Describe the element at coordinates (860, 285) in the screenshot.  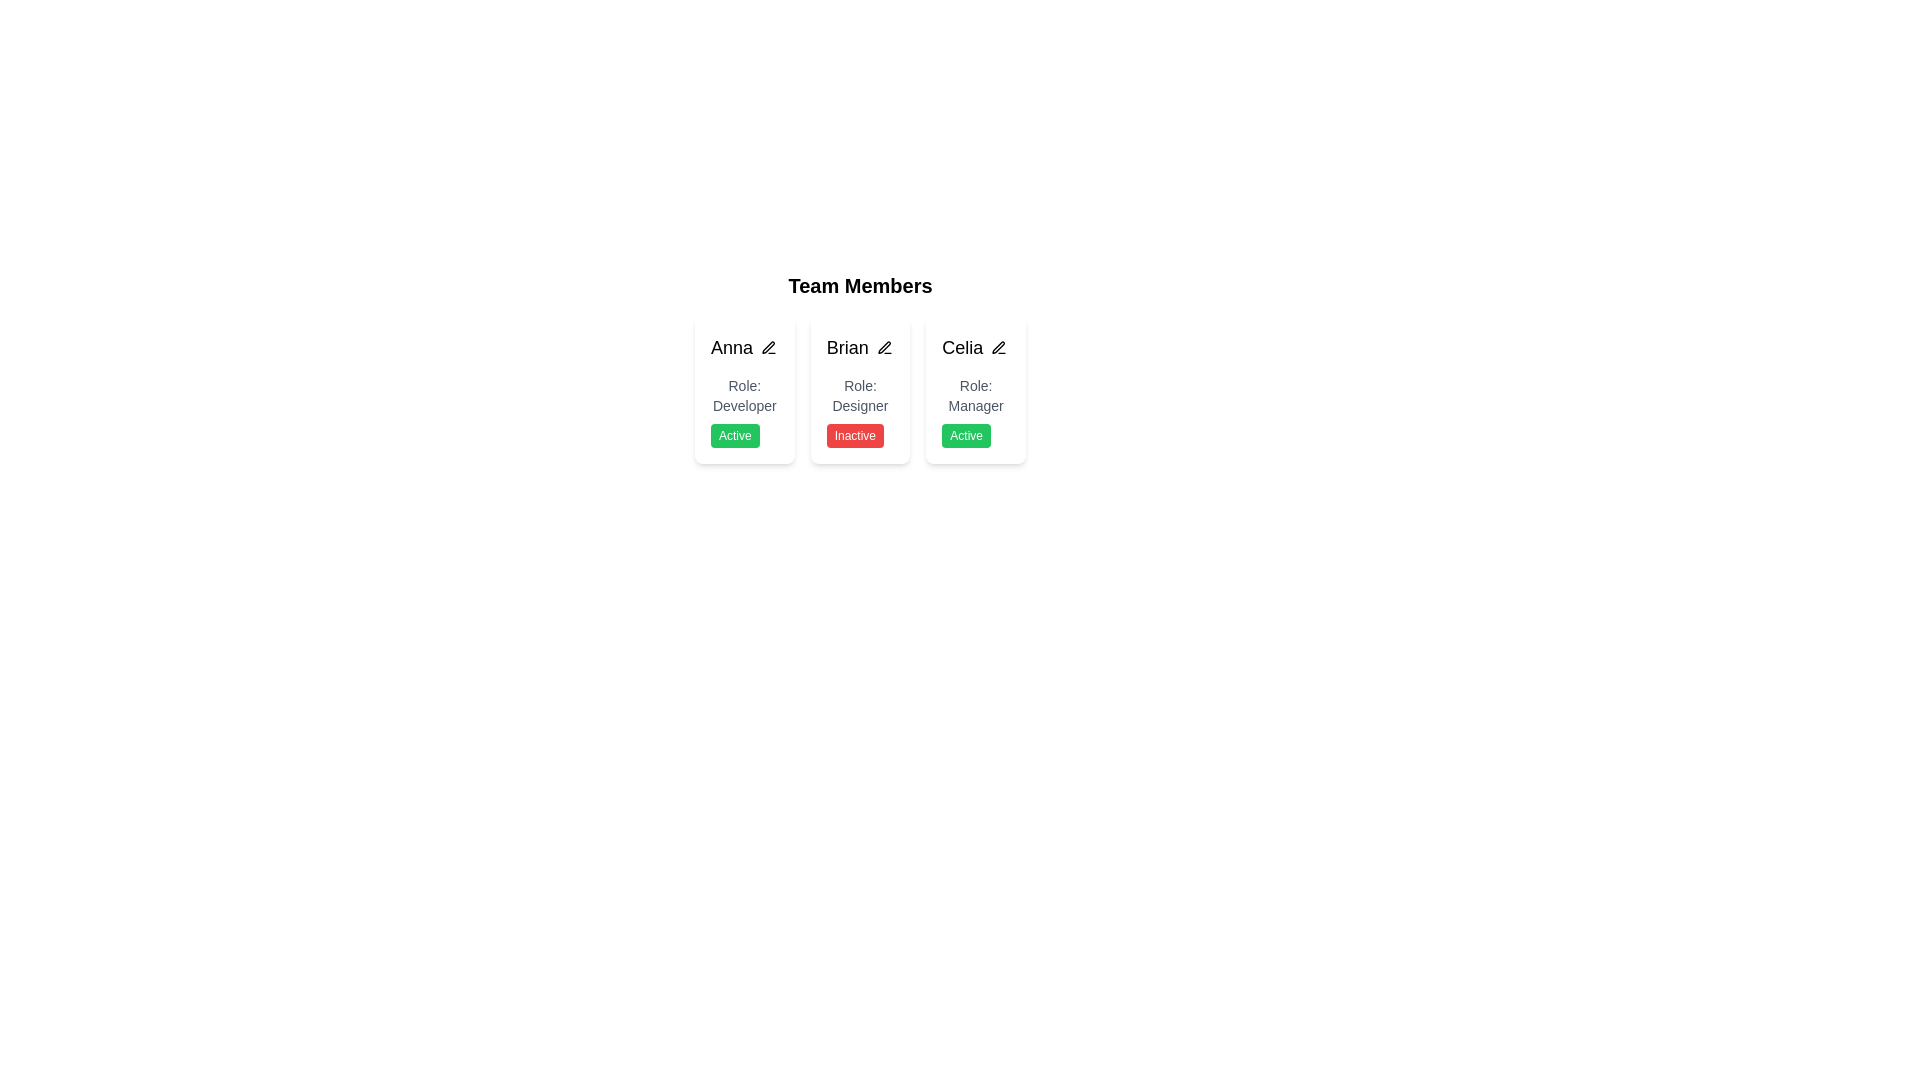
I see `the bold, large-sized text reading 'Team Members' located centrally above the team member profiles grid` at that location.